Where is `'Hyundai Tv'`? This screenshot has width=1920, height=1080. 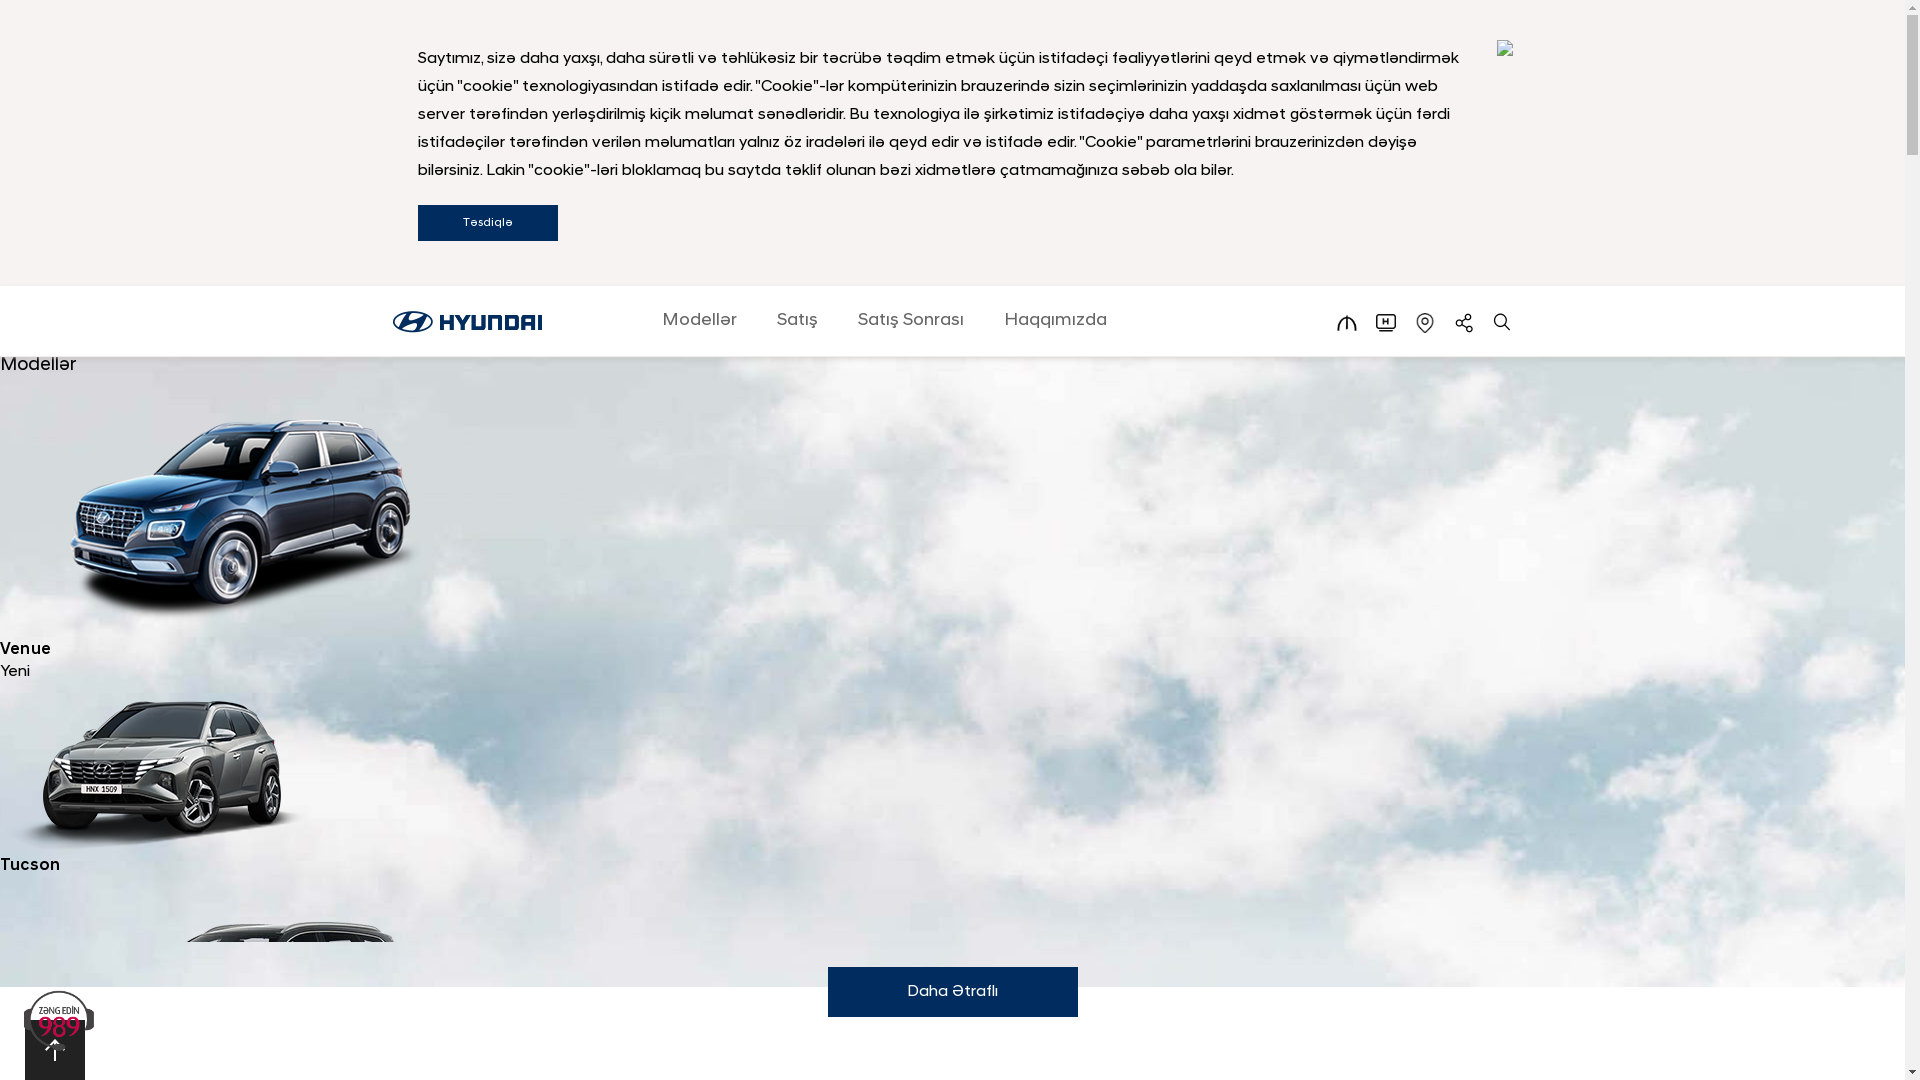
'Hyundai Tv' is located at coordinates (1385, 322).